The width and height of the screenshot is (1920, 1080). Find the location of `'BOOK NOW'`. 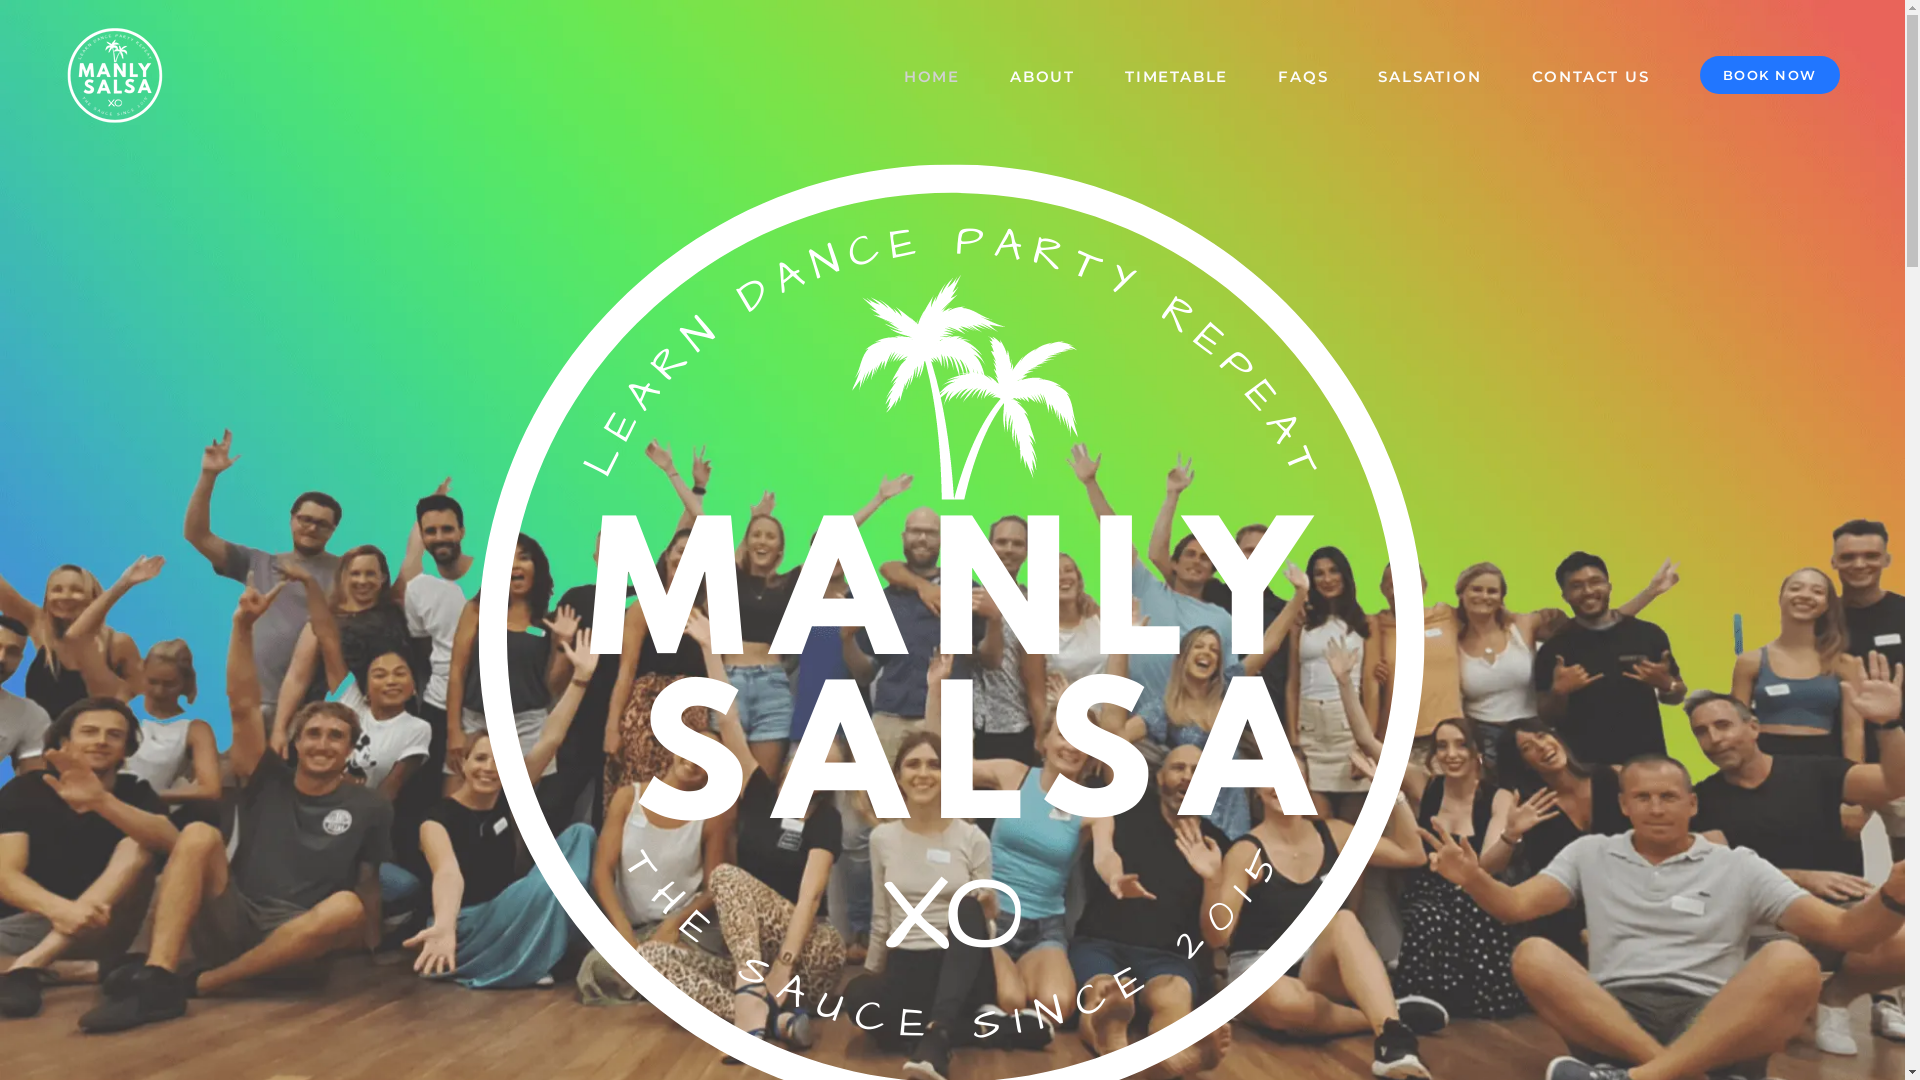

'BOOK NOW' is located at coordinates (1770, 73).